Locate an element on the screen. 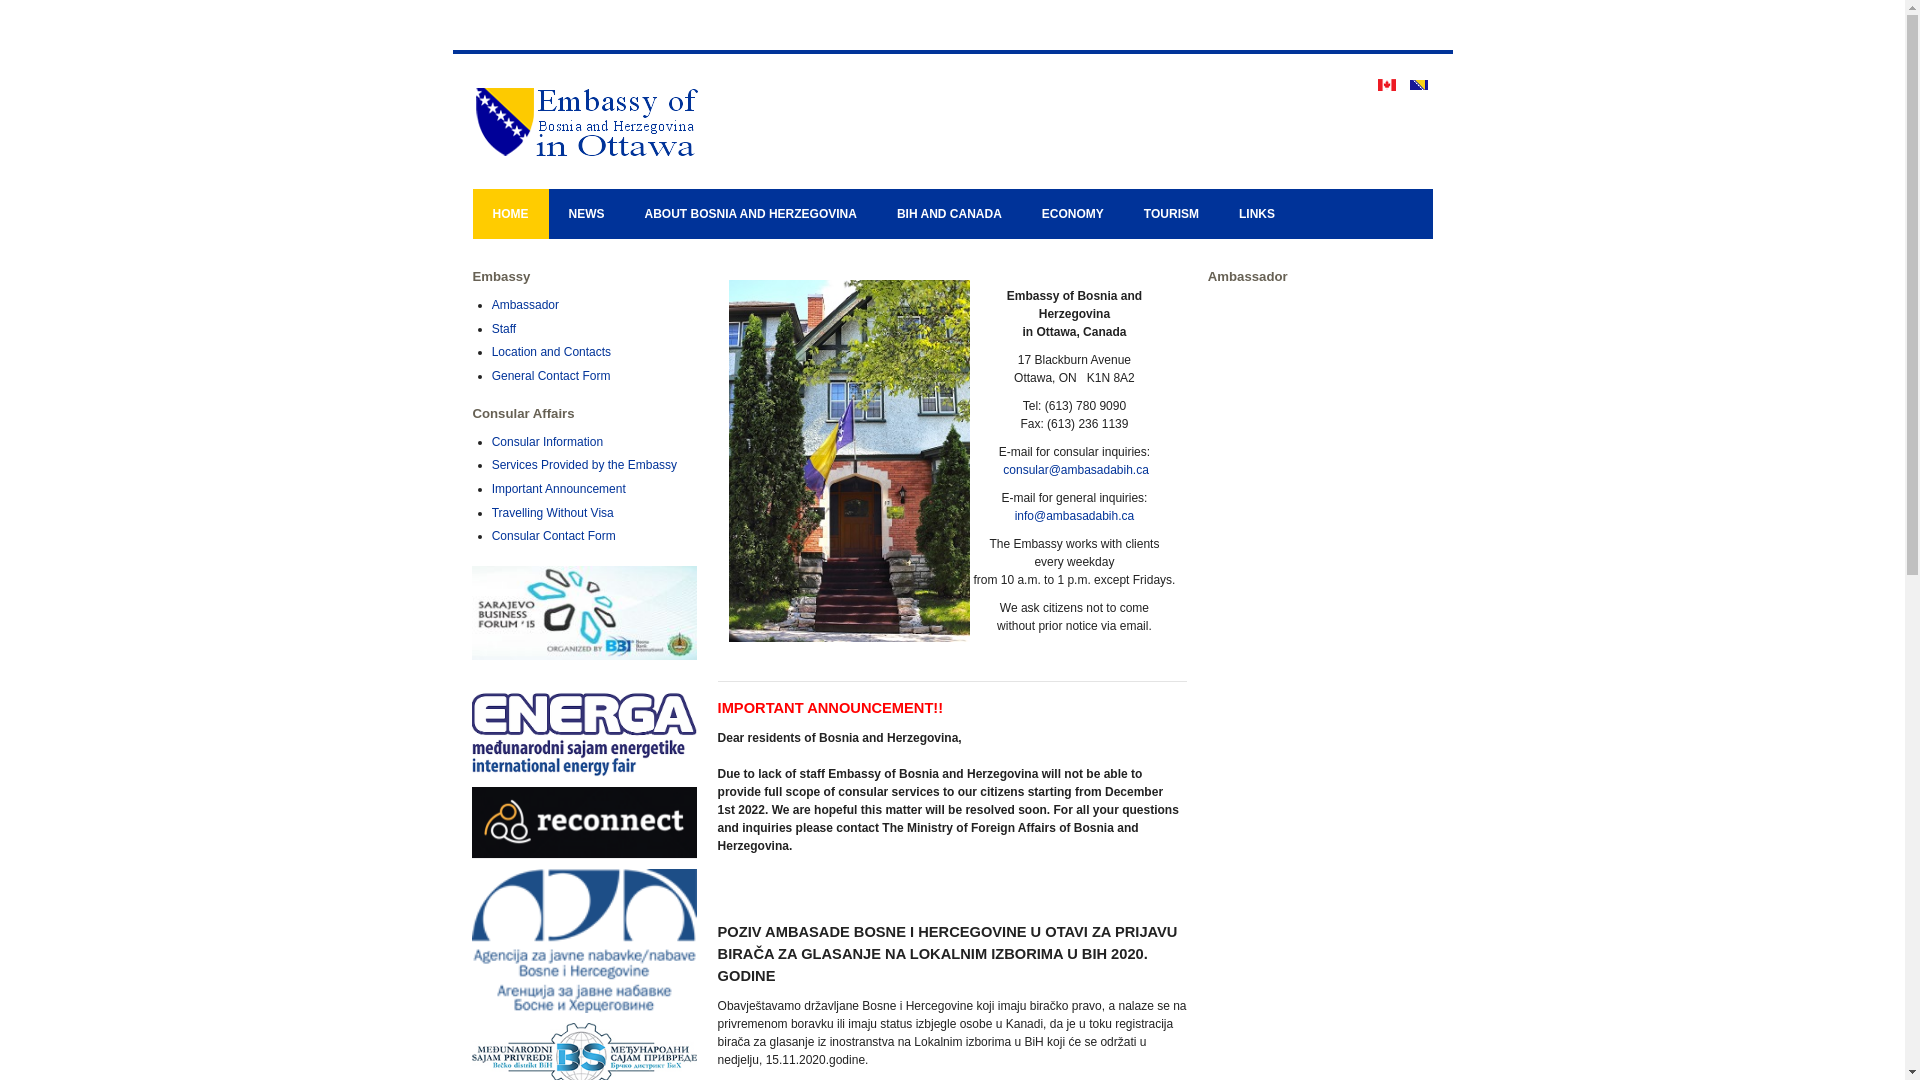 This screenshot has width=1920, height=1080. 'Bosanski (BS)' is located at coordinates (1418, 83).